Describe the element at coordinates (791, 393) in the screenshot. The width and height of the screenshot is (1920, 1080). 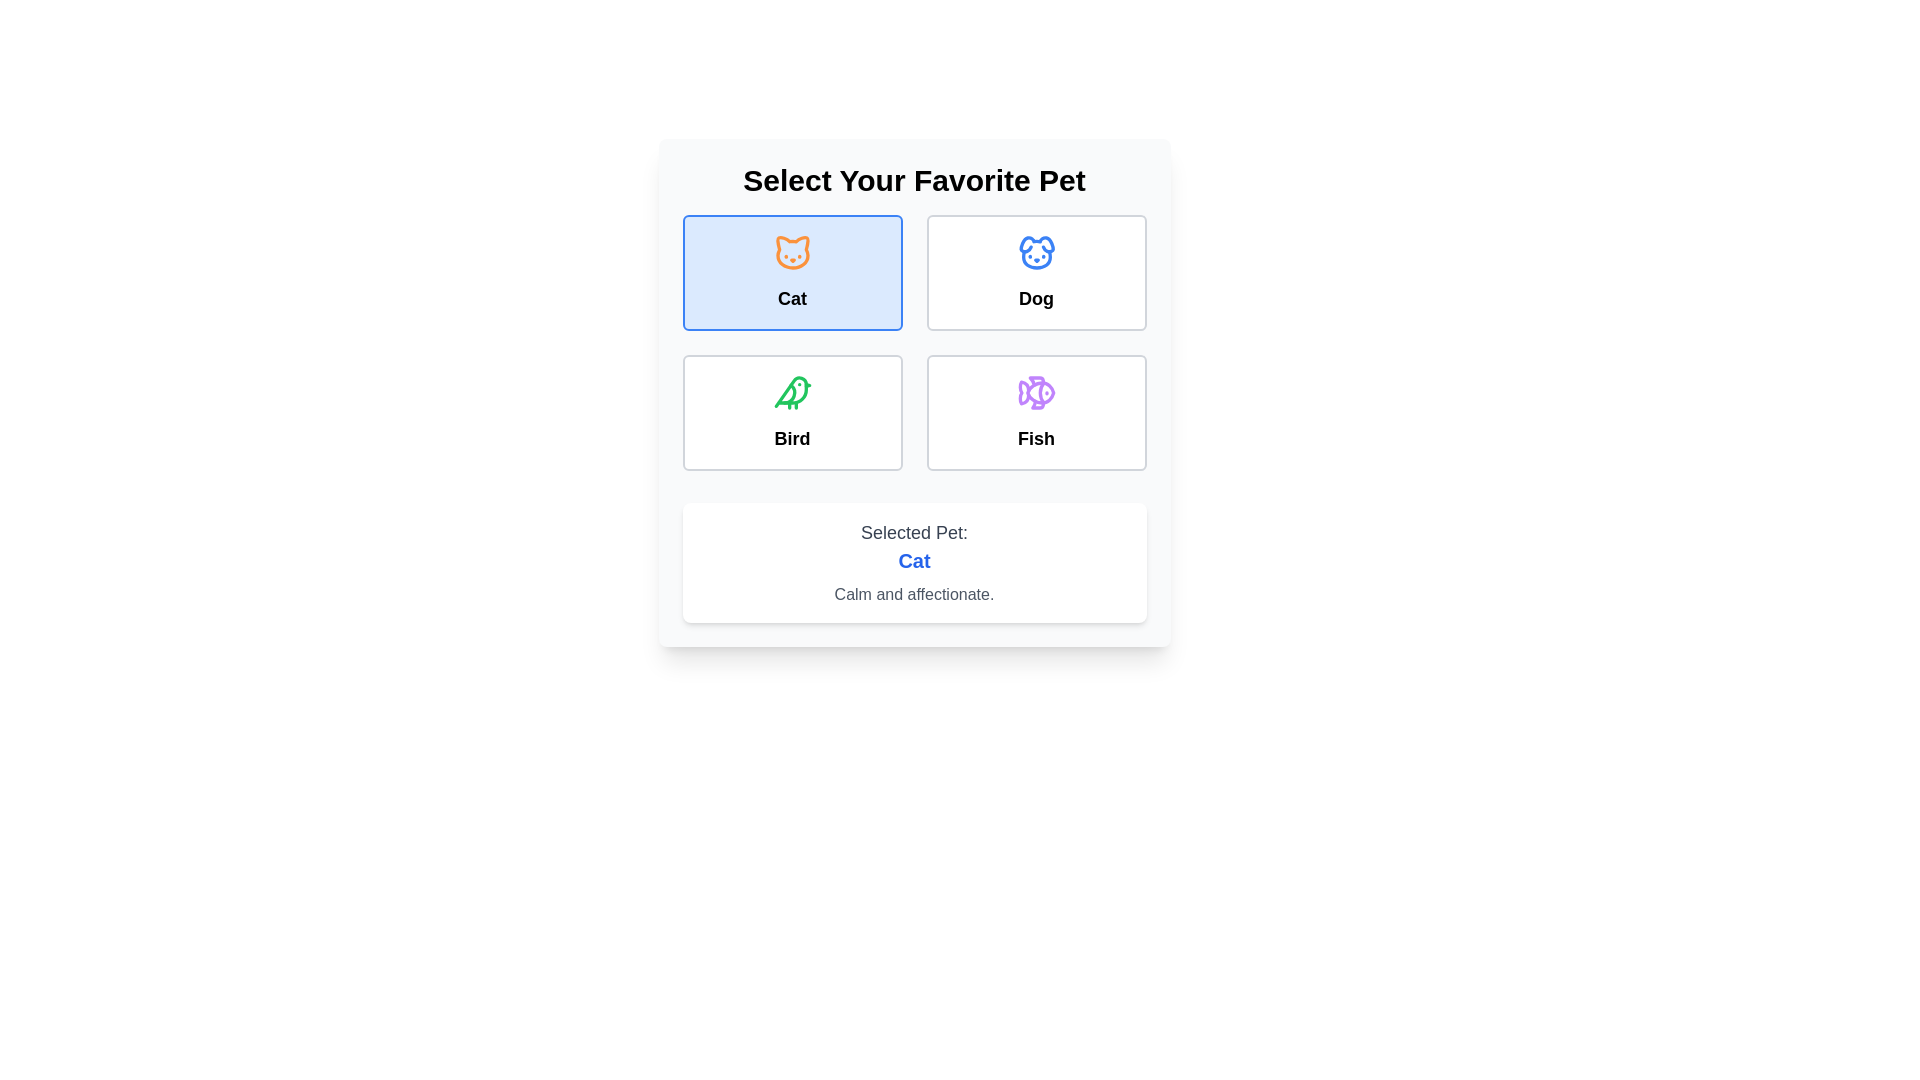
I see `the 'Bird' SVG icon in the pet selection interface` at that location.